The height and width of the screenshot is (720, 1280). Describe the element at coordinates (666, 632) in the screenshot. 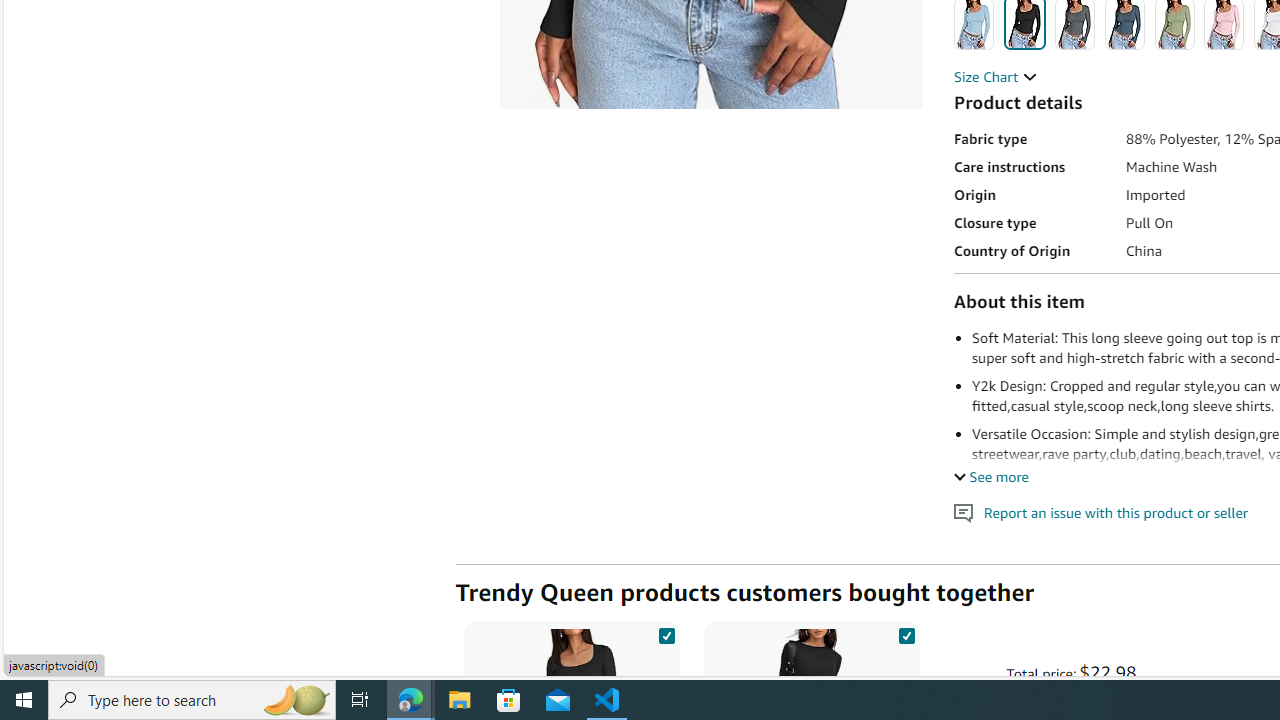

I see `'AutomationID: thematicBundleCheck-1'` at that location.